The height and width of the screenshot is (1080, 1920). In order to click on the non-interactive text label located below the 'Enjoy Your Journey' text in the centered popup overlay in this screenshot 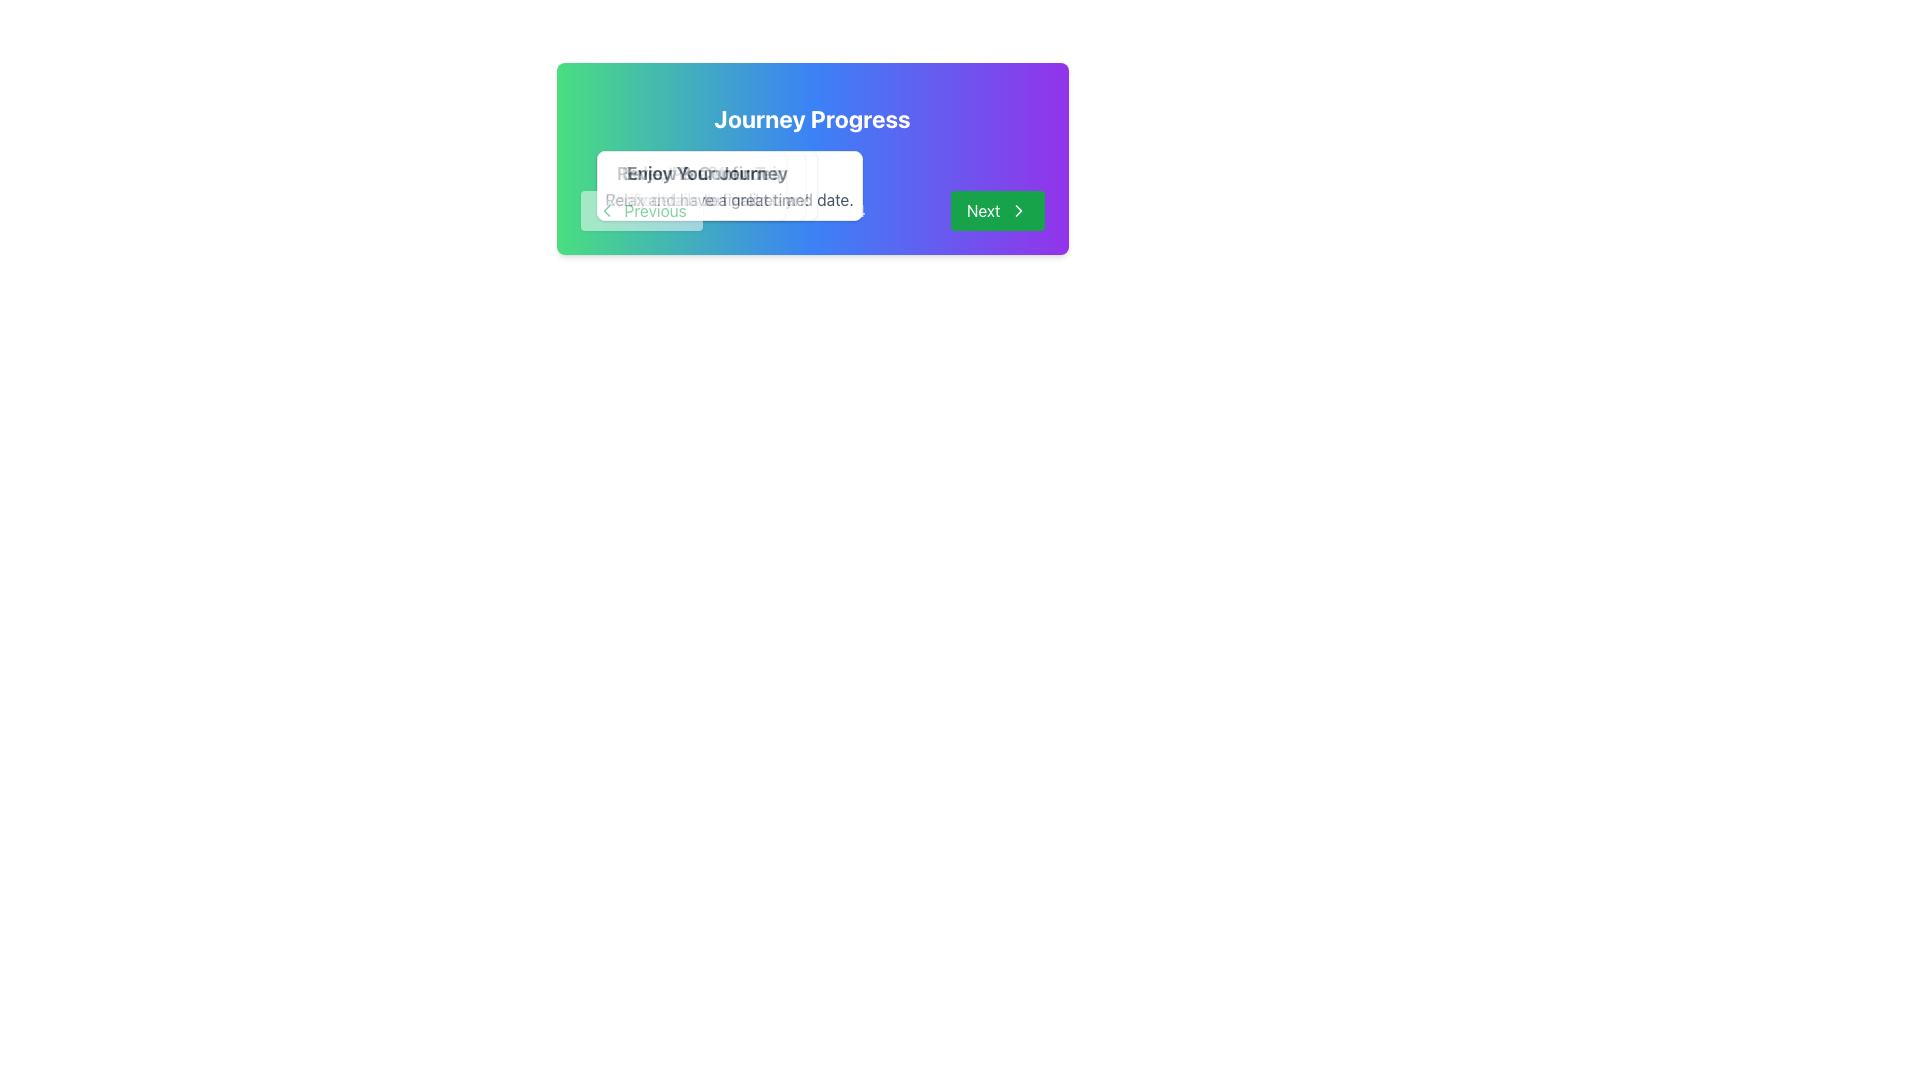, I will do `click(707, 200)`.